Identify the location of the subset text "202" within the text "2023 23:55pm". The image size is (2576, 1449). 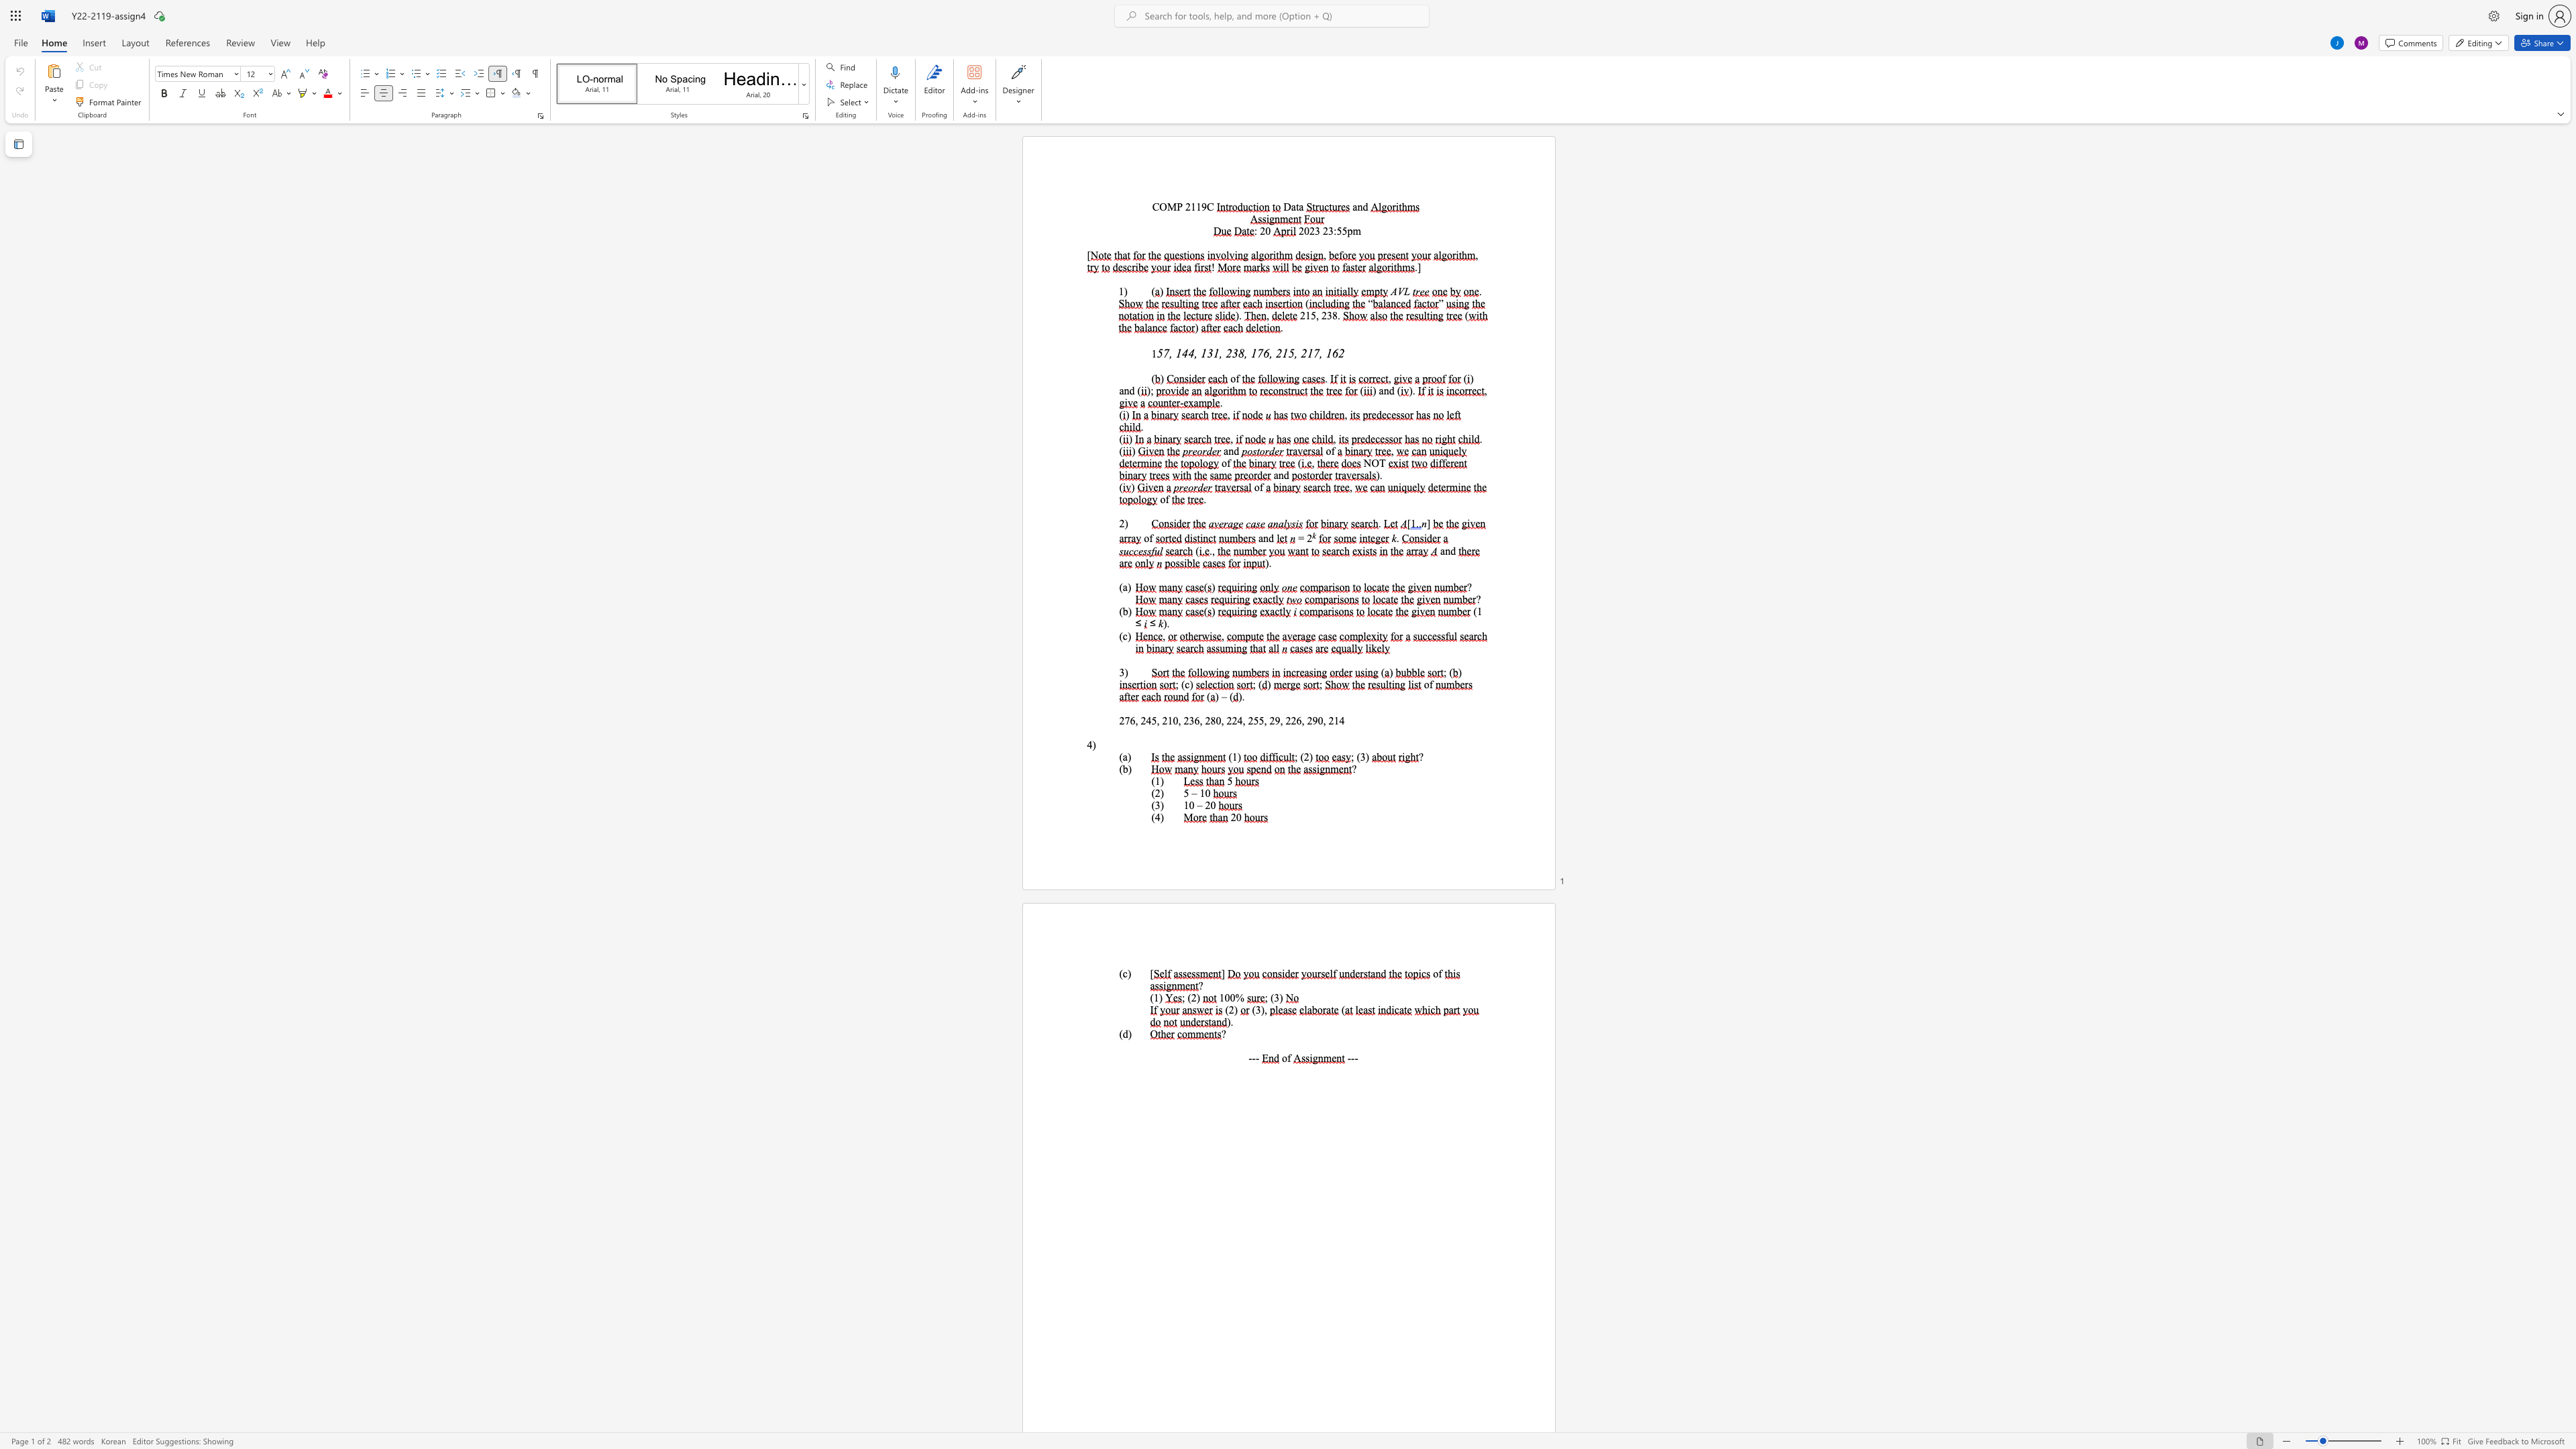
(1299, 230).